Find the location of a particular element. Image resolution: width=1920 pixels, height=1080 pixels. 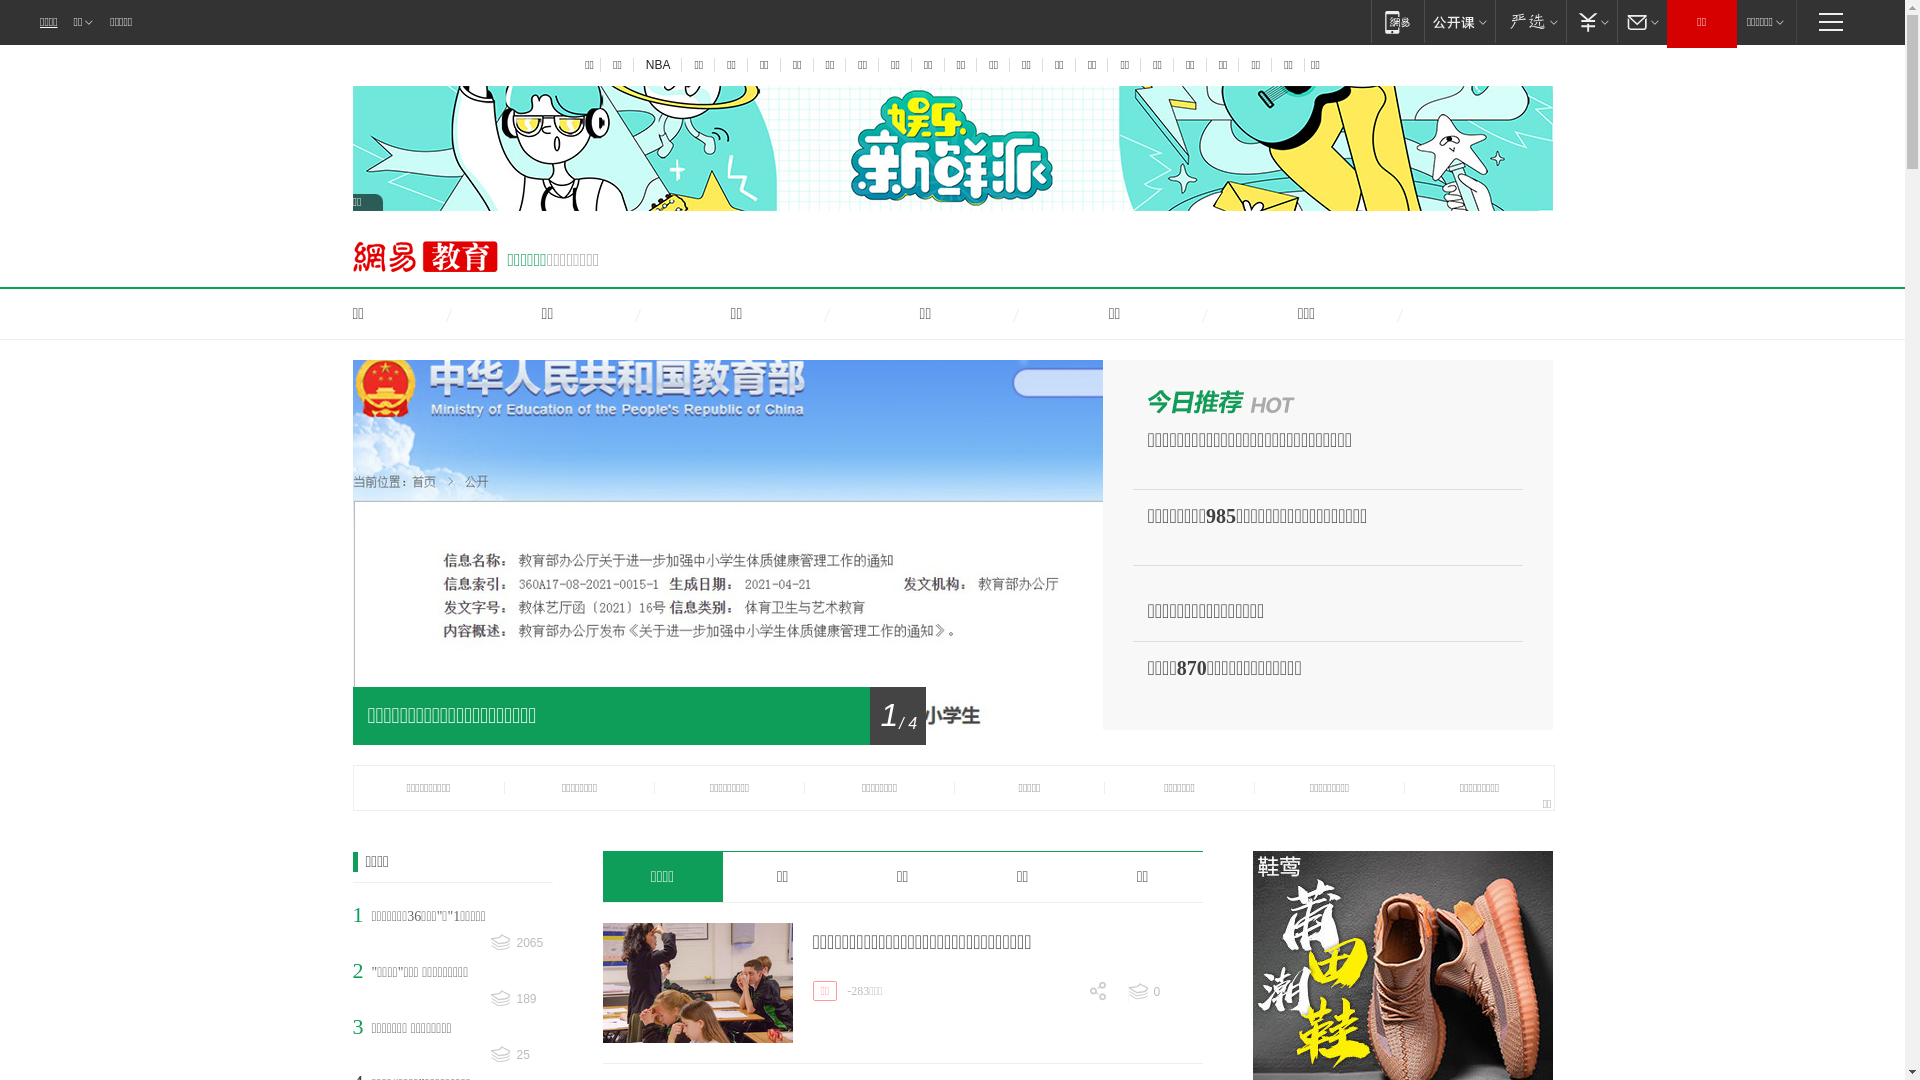

'NBA' is located at coordinates (657, 64).